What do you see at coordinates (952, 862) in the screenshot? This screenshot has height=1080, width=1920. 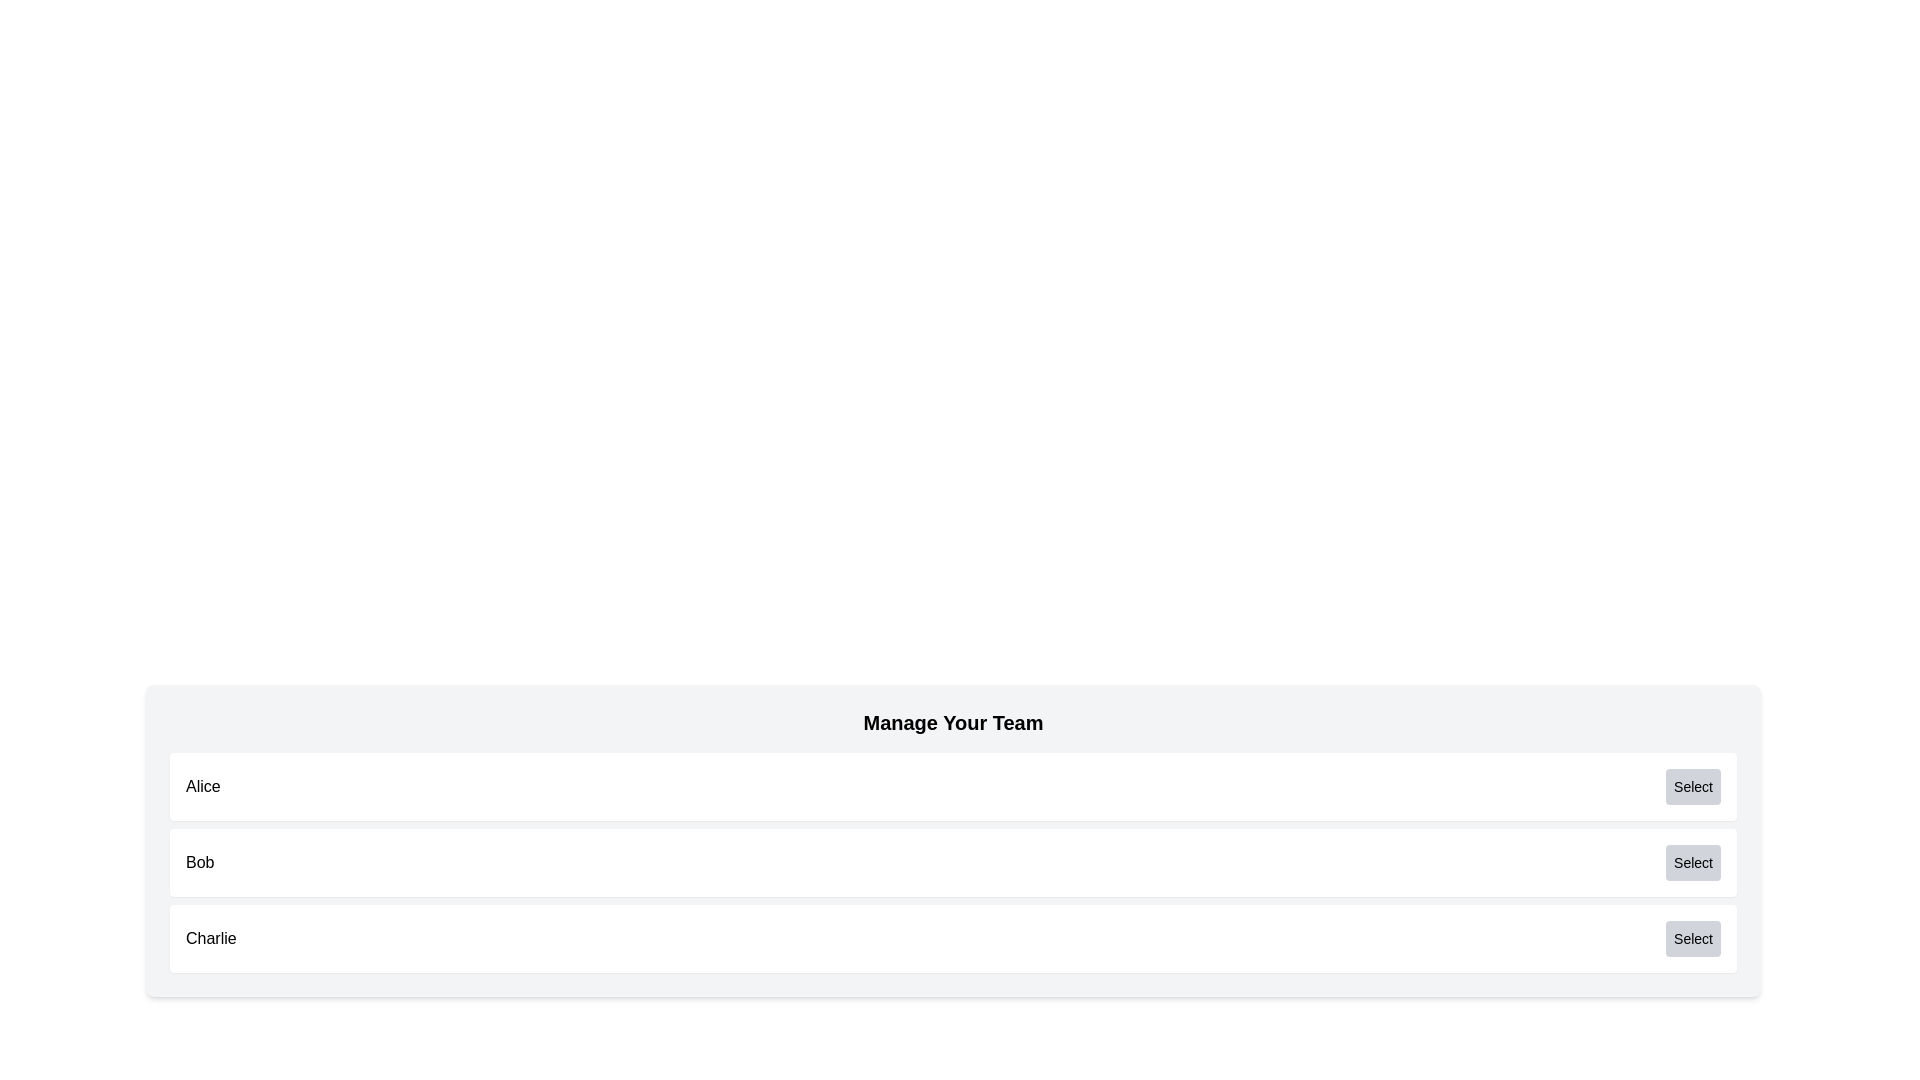 I see `text in the user entry for 'Bob', which is the second entry in a vertical list of user entries` at bounding box center [952, 862].